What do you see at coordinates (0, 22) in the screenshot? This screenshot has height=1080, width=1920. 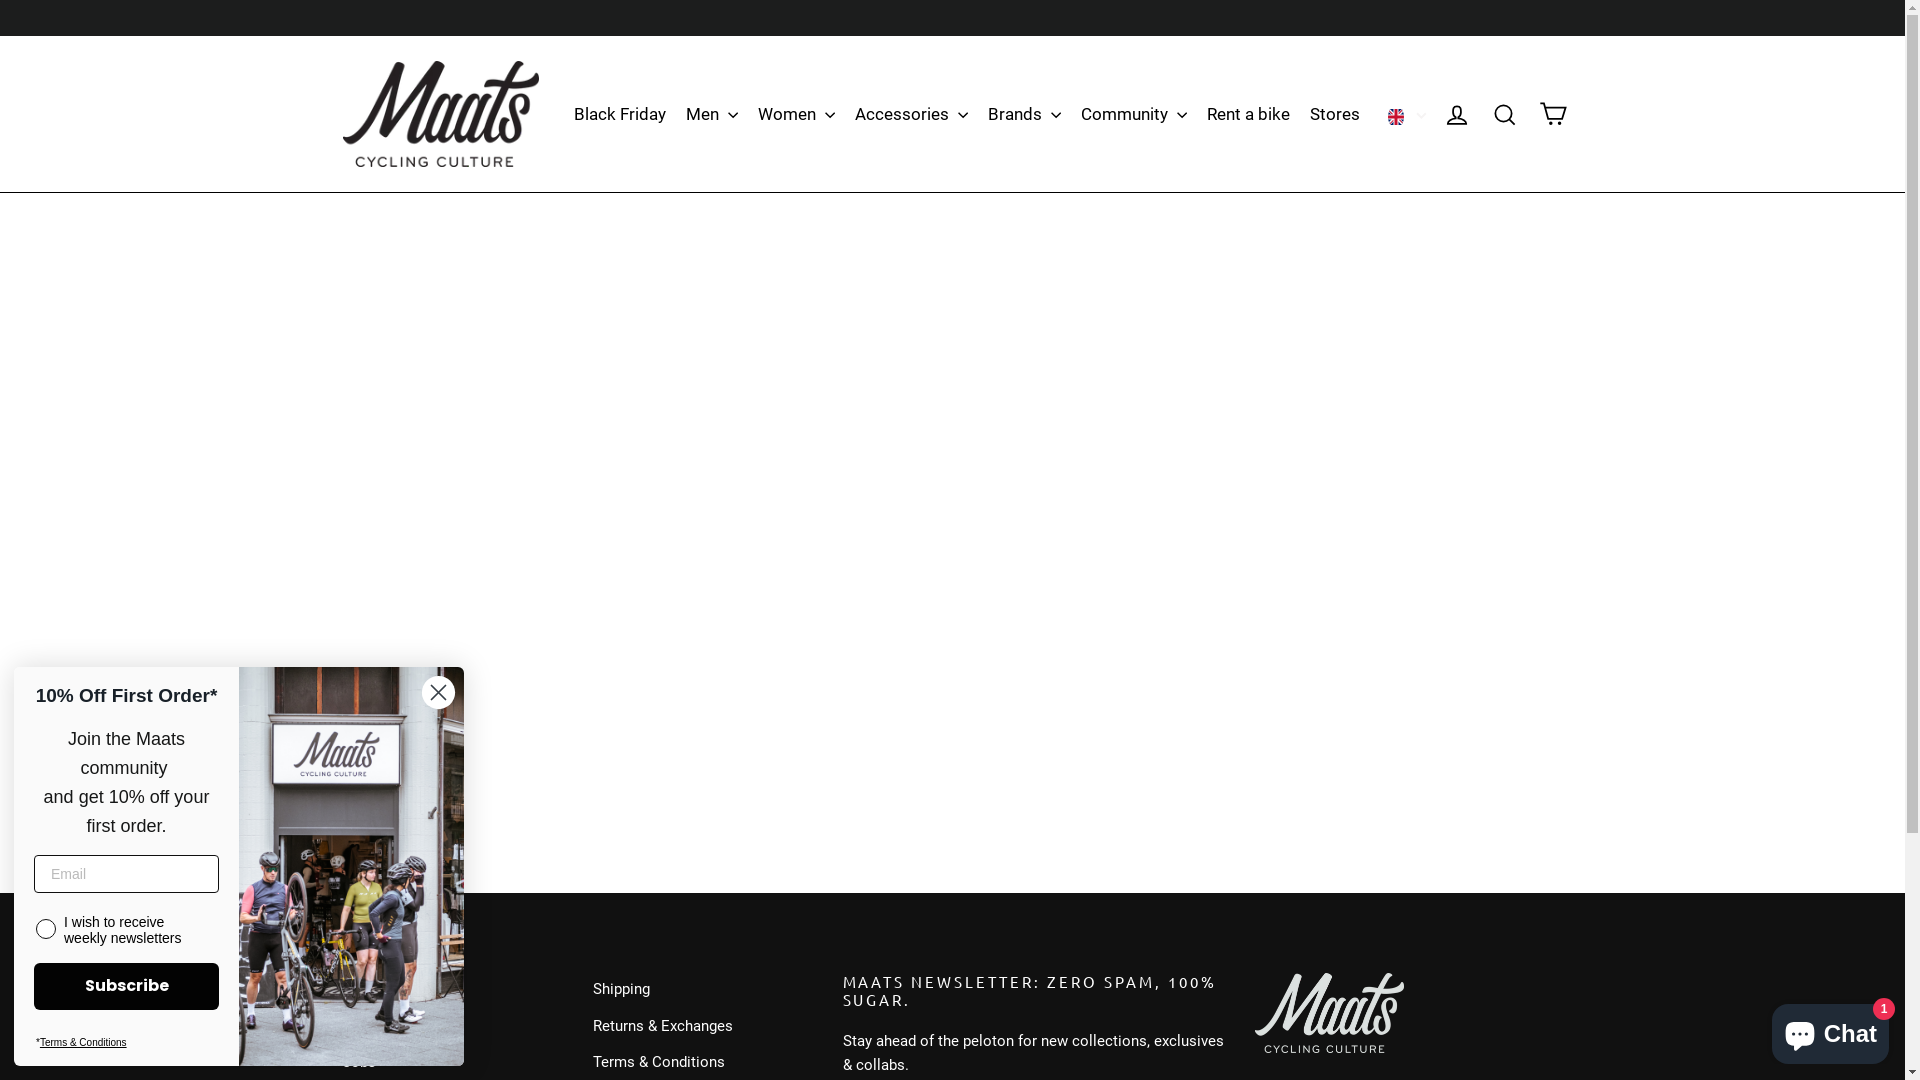 I see `'Submit'` at bounding box center [0, 22].